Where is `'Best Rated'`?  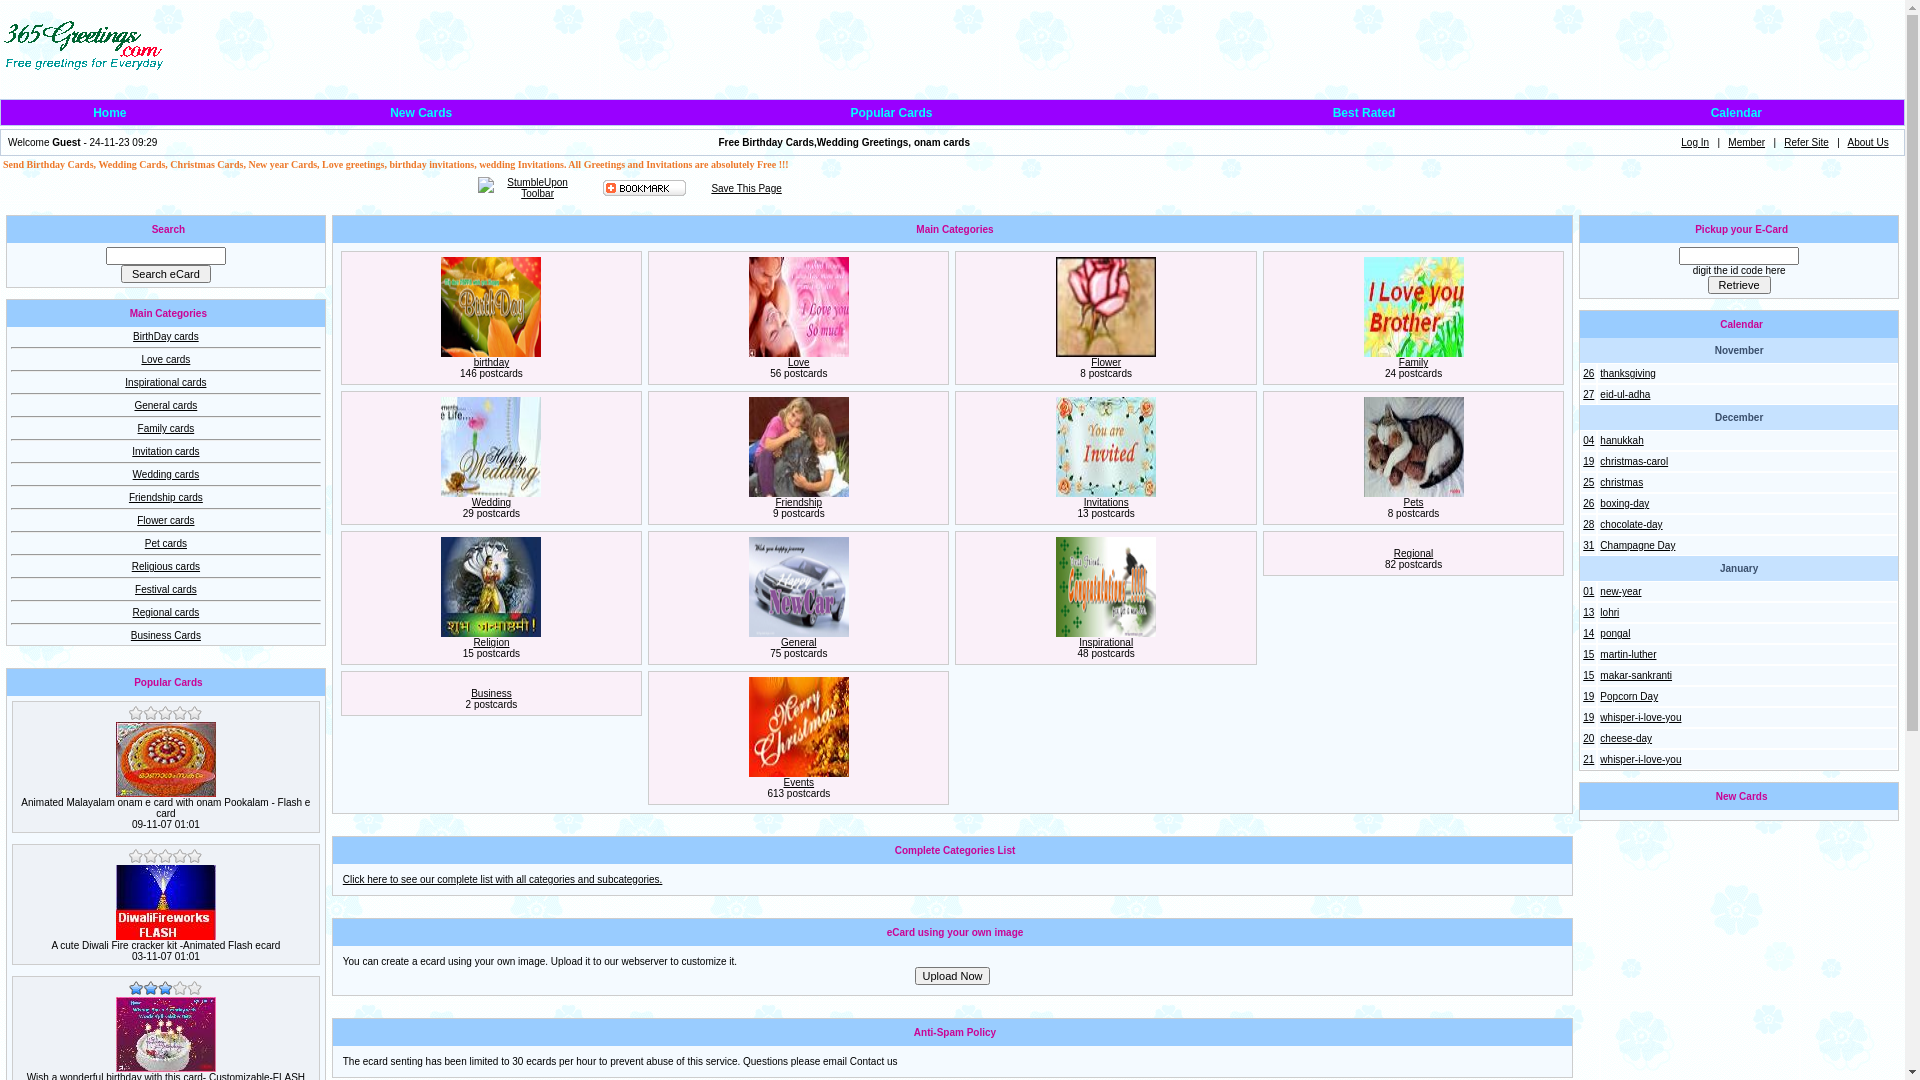 'Best Rated' is located at coordinates (1363, 112).